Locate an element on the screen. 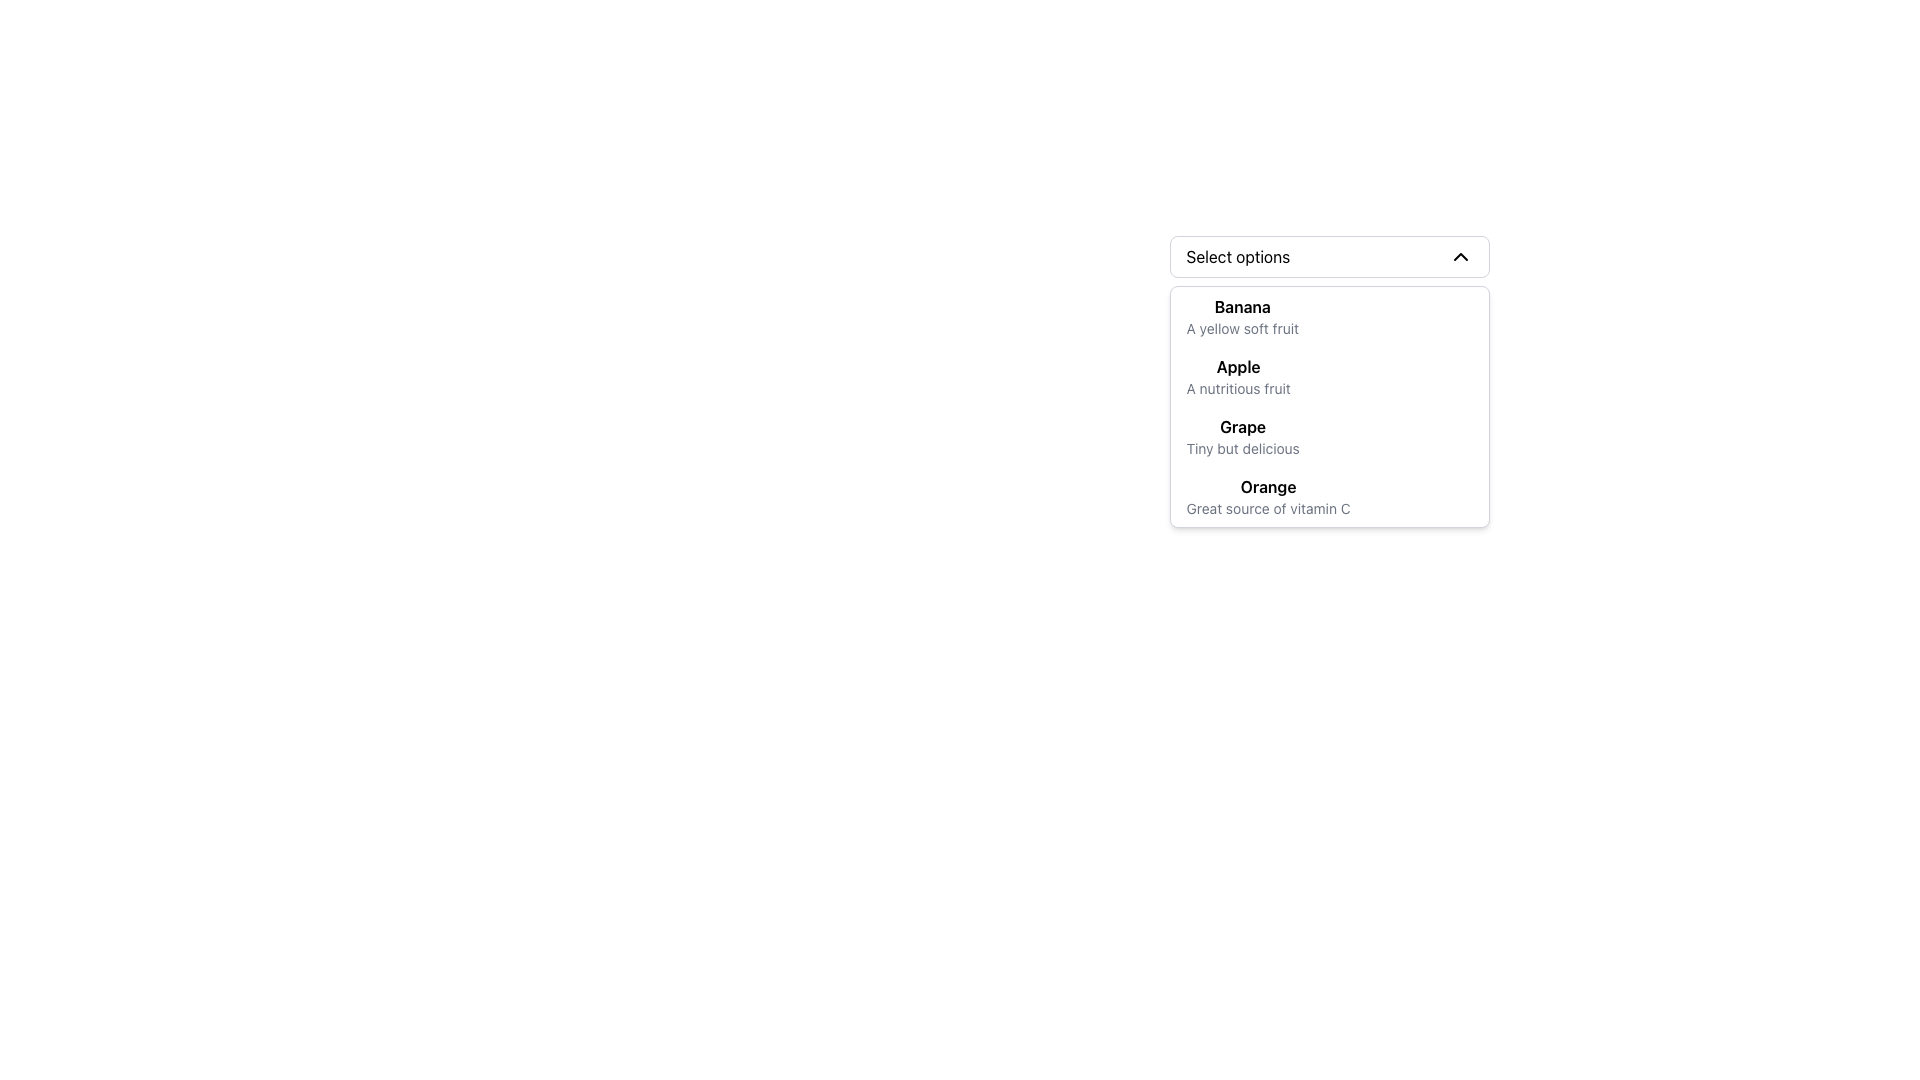 This screenshot has height=1080, width=1920. the list item labeled 'Apple' in the dropdown menu is located at coordinates (1329, 377).